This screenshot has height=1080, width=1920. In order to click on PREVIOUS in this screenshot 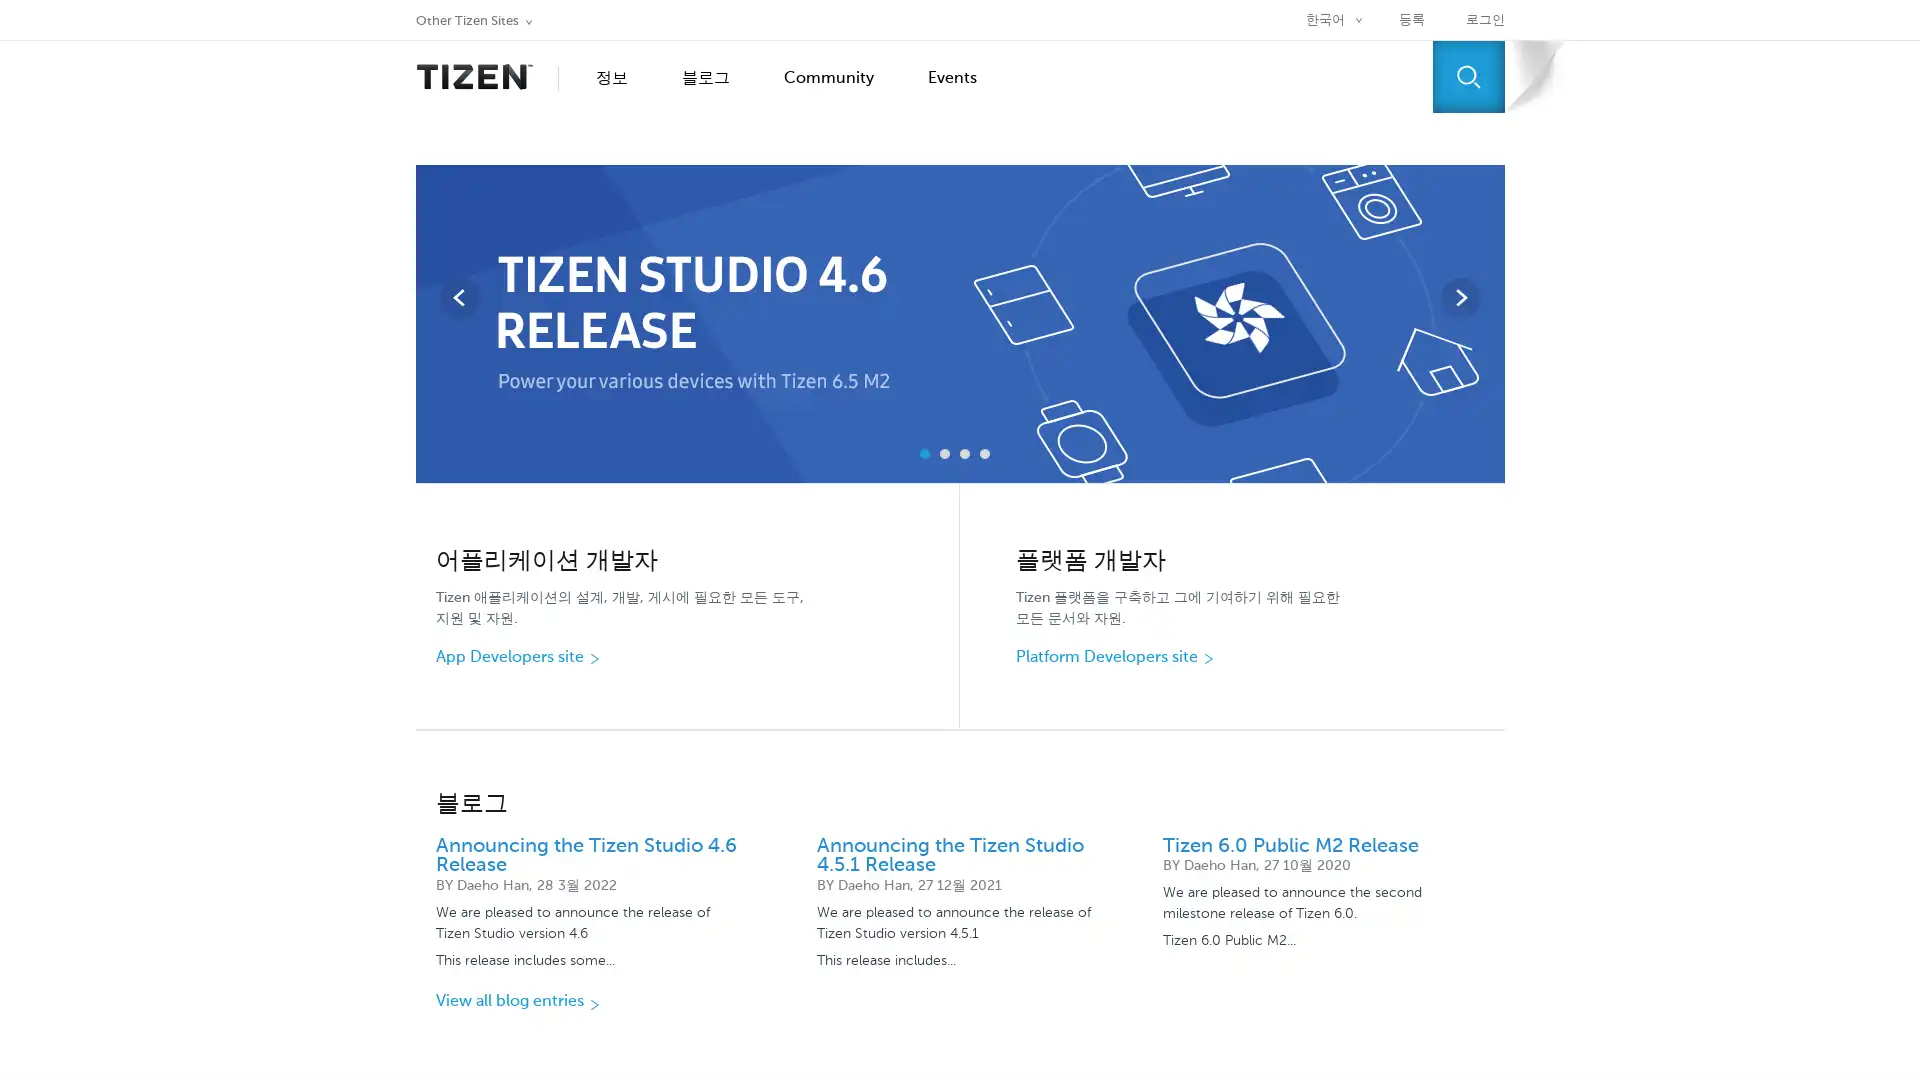, I will do `click(458, 297)`.